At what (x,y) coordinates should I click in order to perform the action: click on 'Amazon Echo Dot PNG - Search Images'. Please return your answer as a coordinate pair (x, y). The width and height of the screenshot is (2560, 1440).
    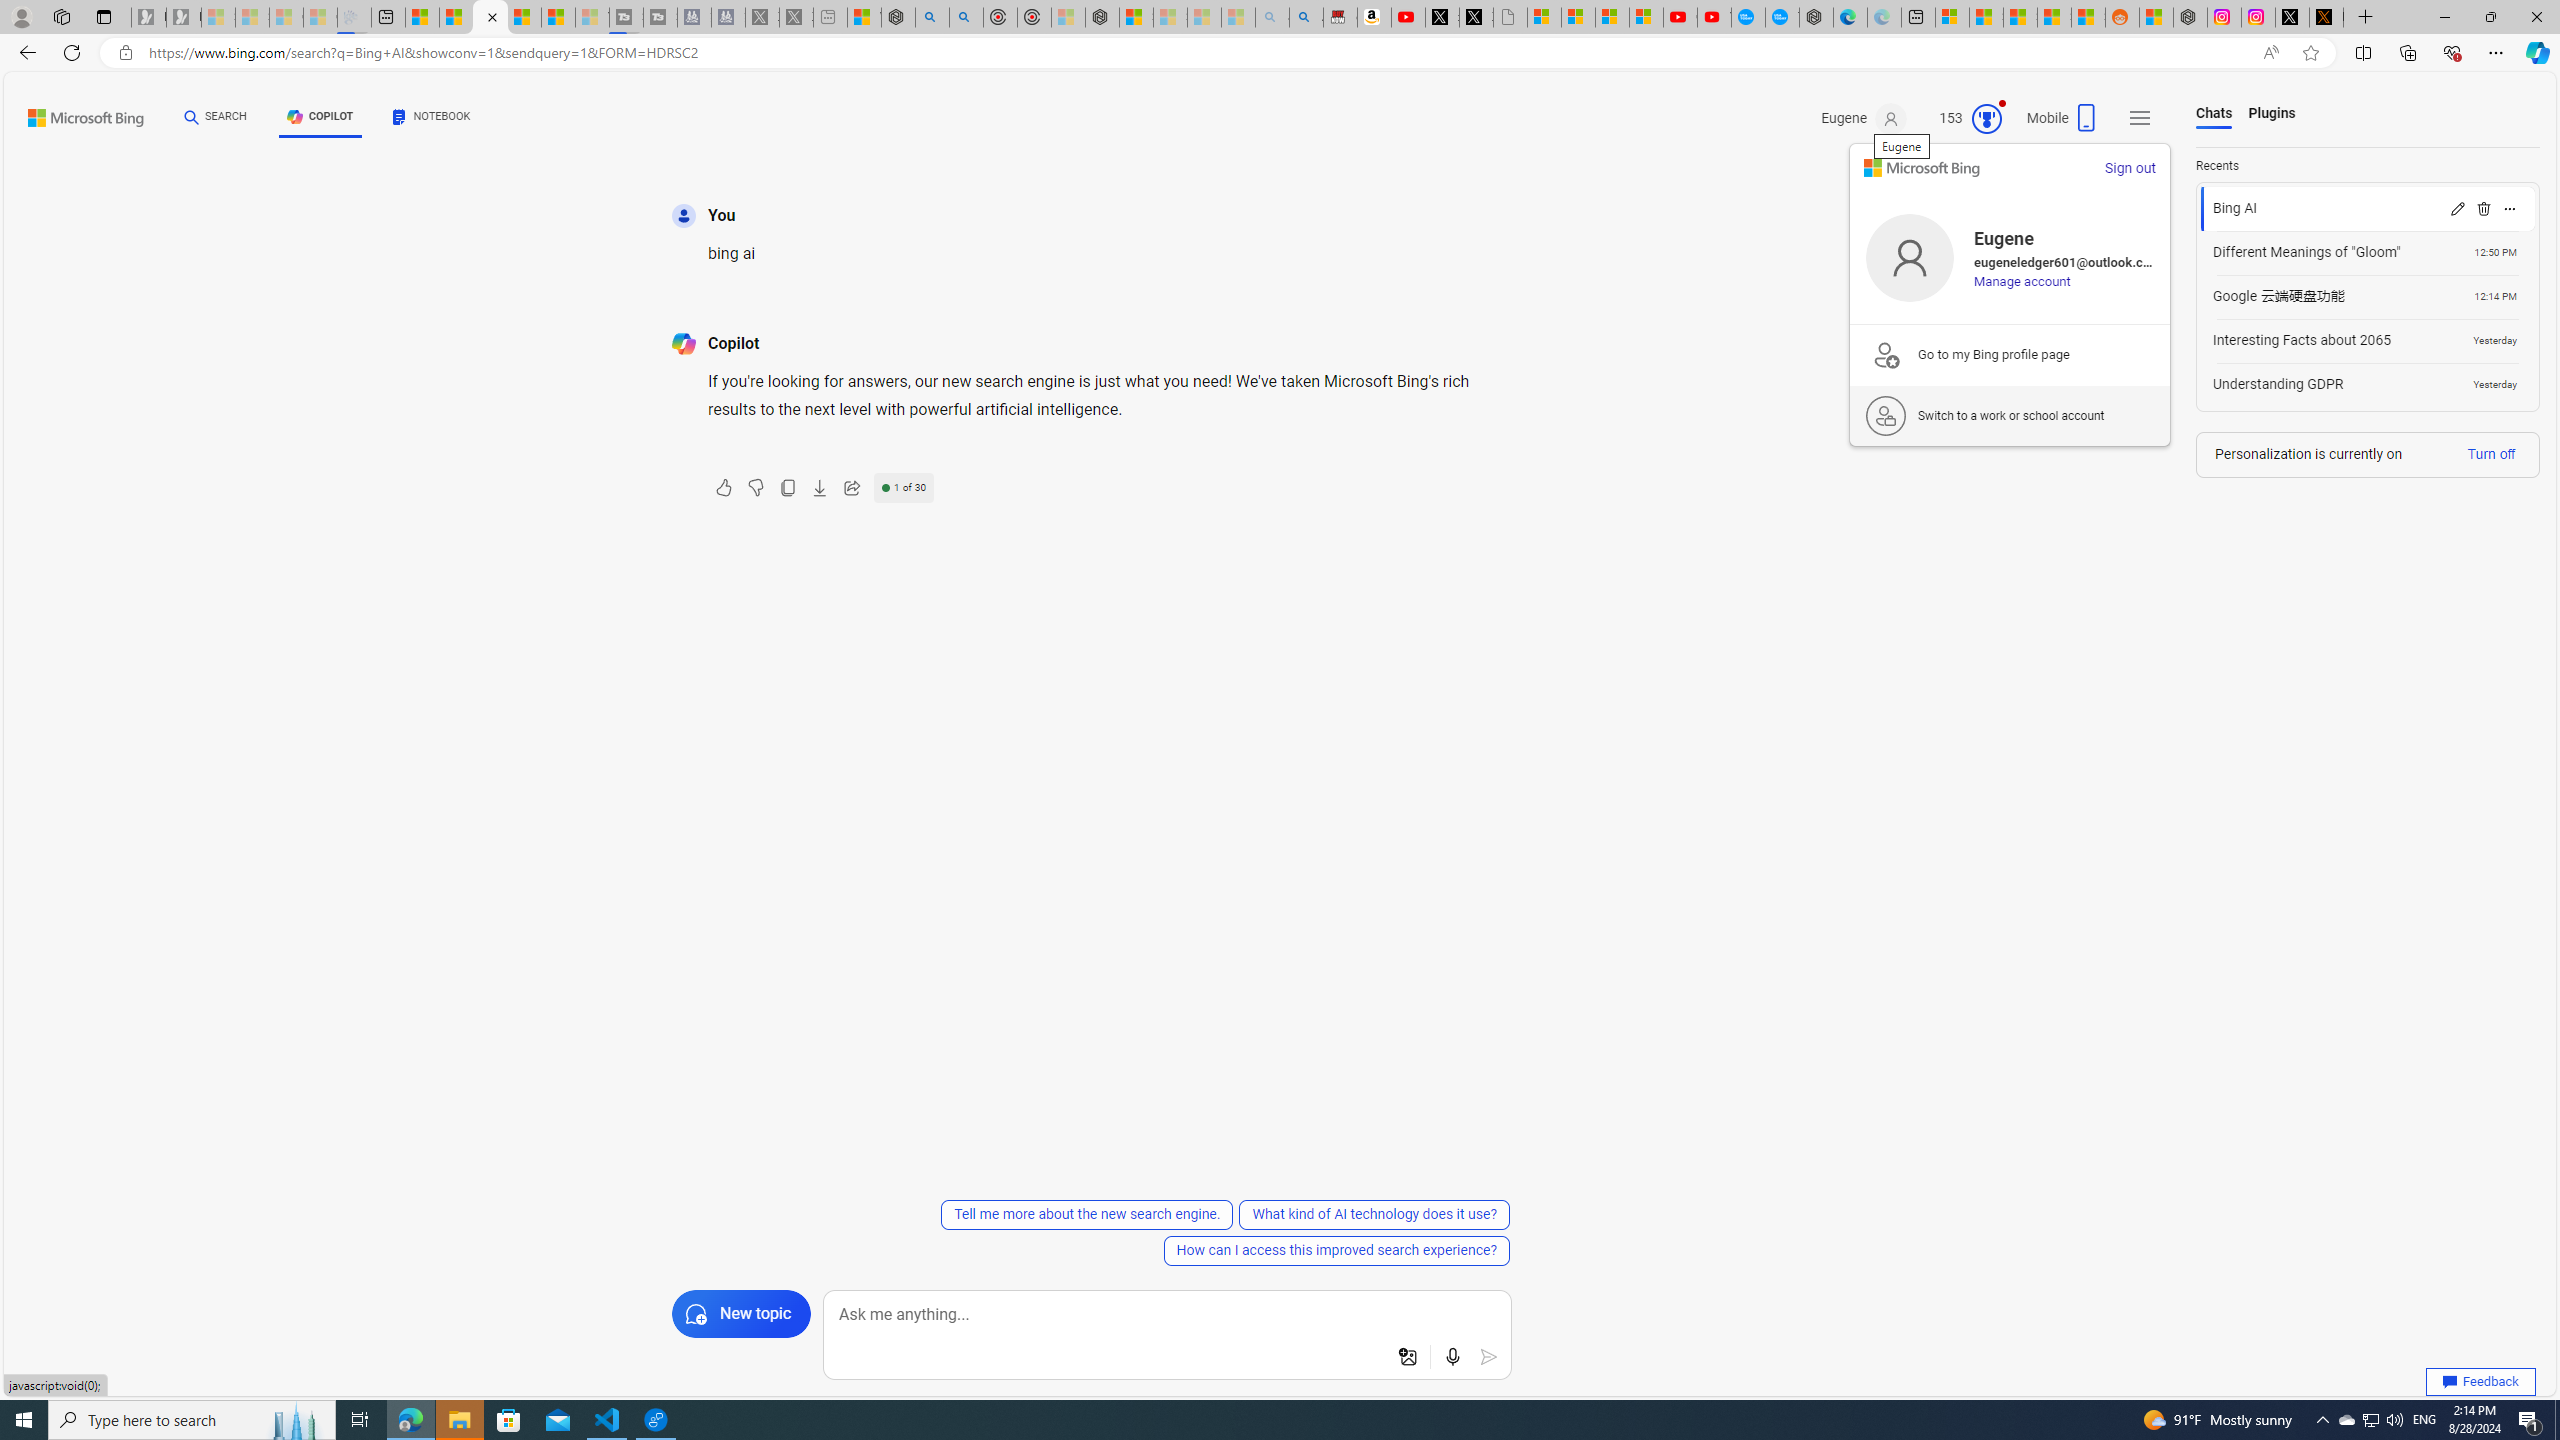
    Looking at the image, I should click on (1304, 16).